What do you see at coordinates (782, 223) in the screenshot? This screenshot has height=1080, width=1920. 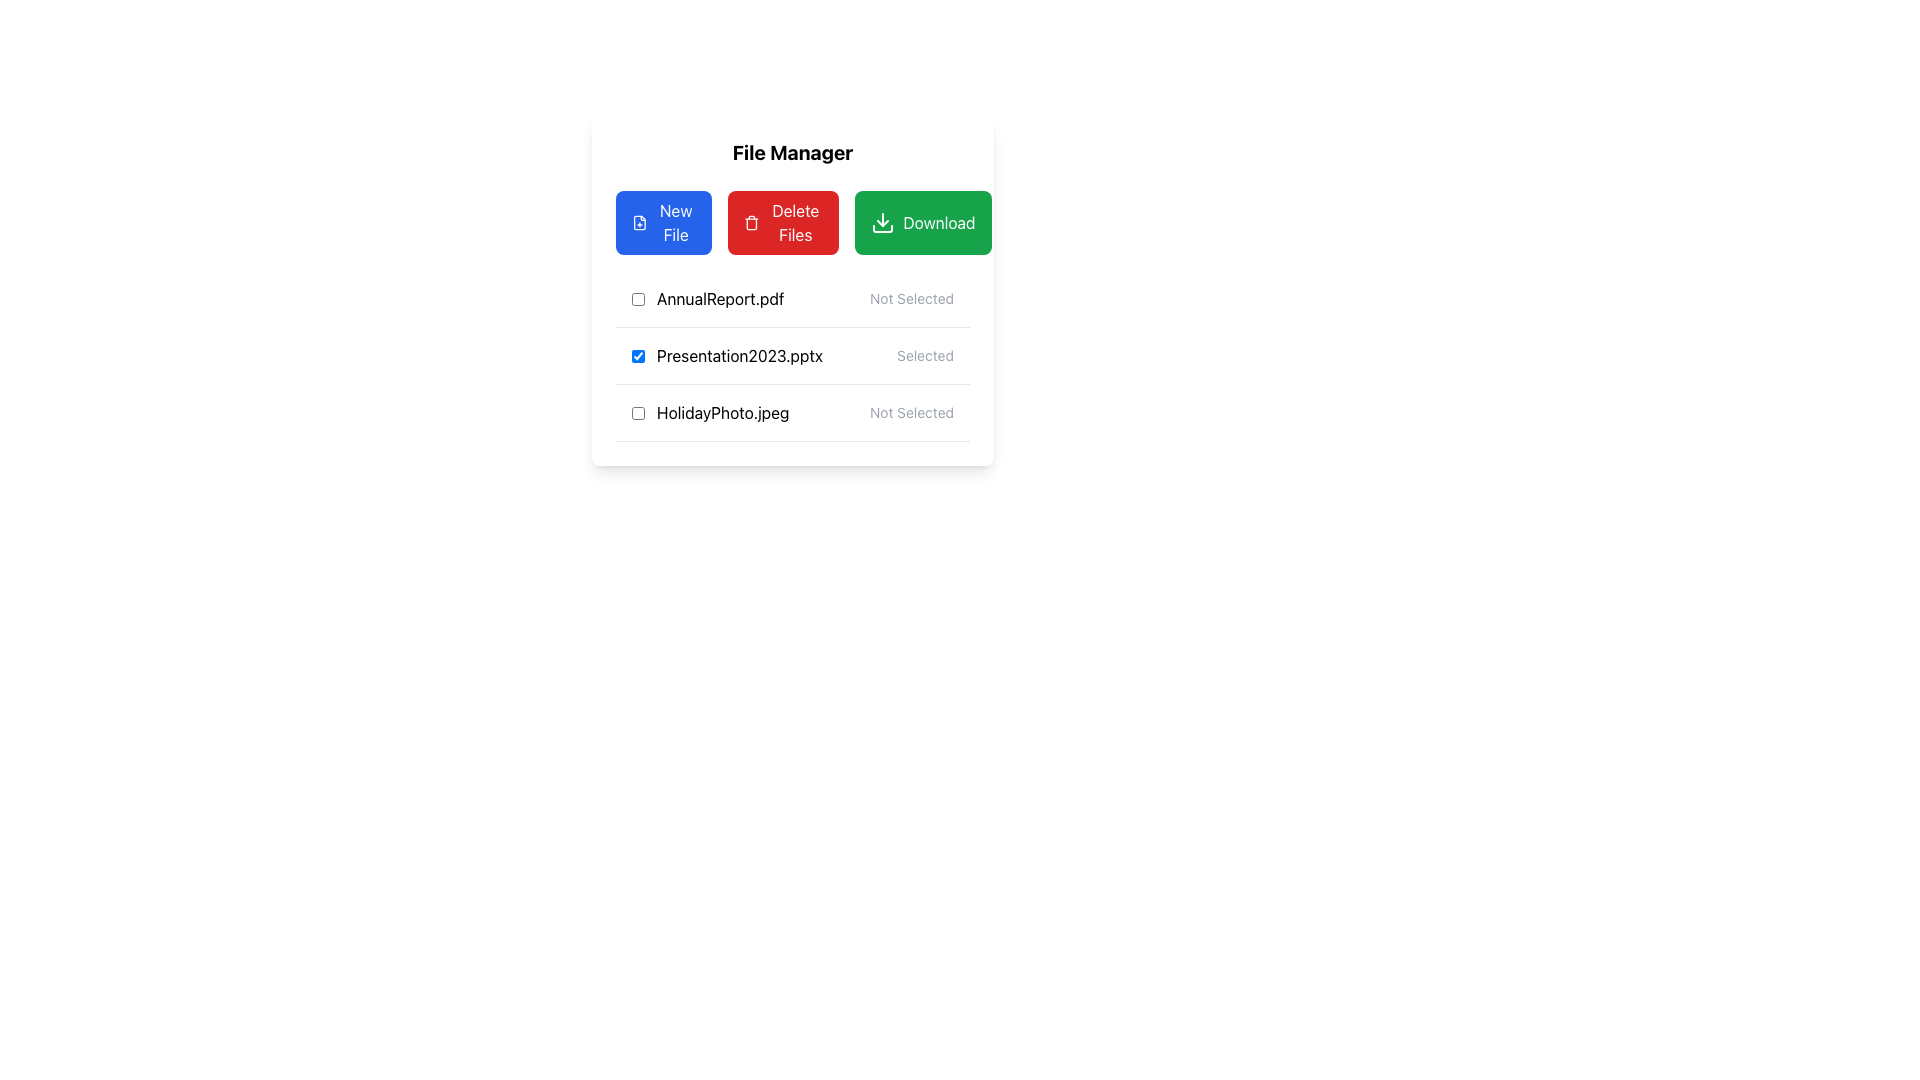 I see `the delete button located between the 'New File' button and the 'Download' button in the 'File Manager' panel to observe any hover effects` at bounding box center [782, 223].